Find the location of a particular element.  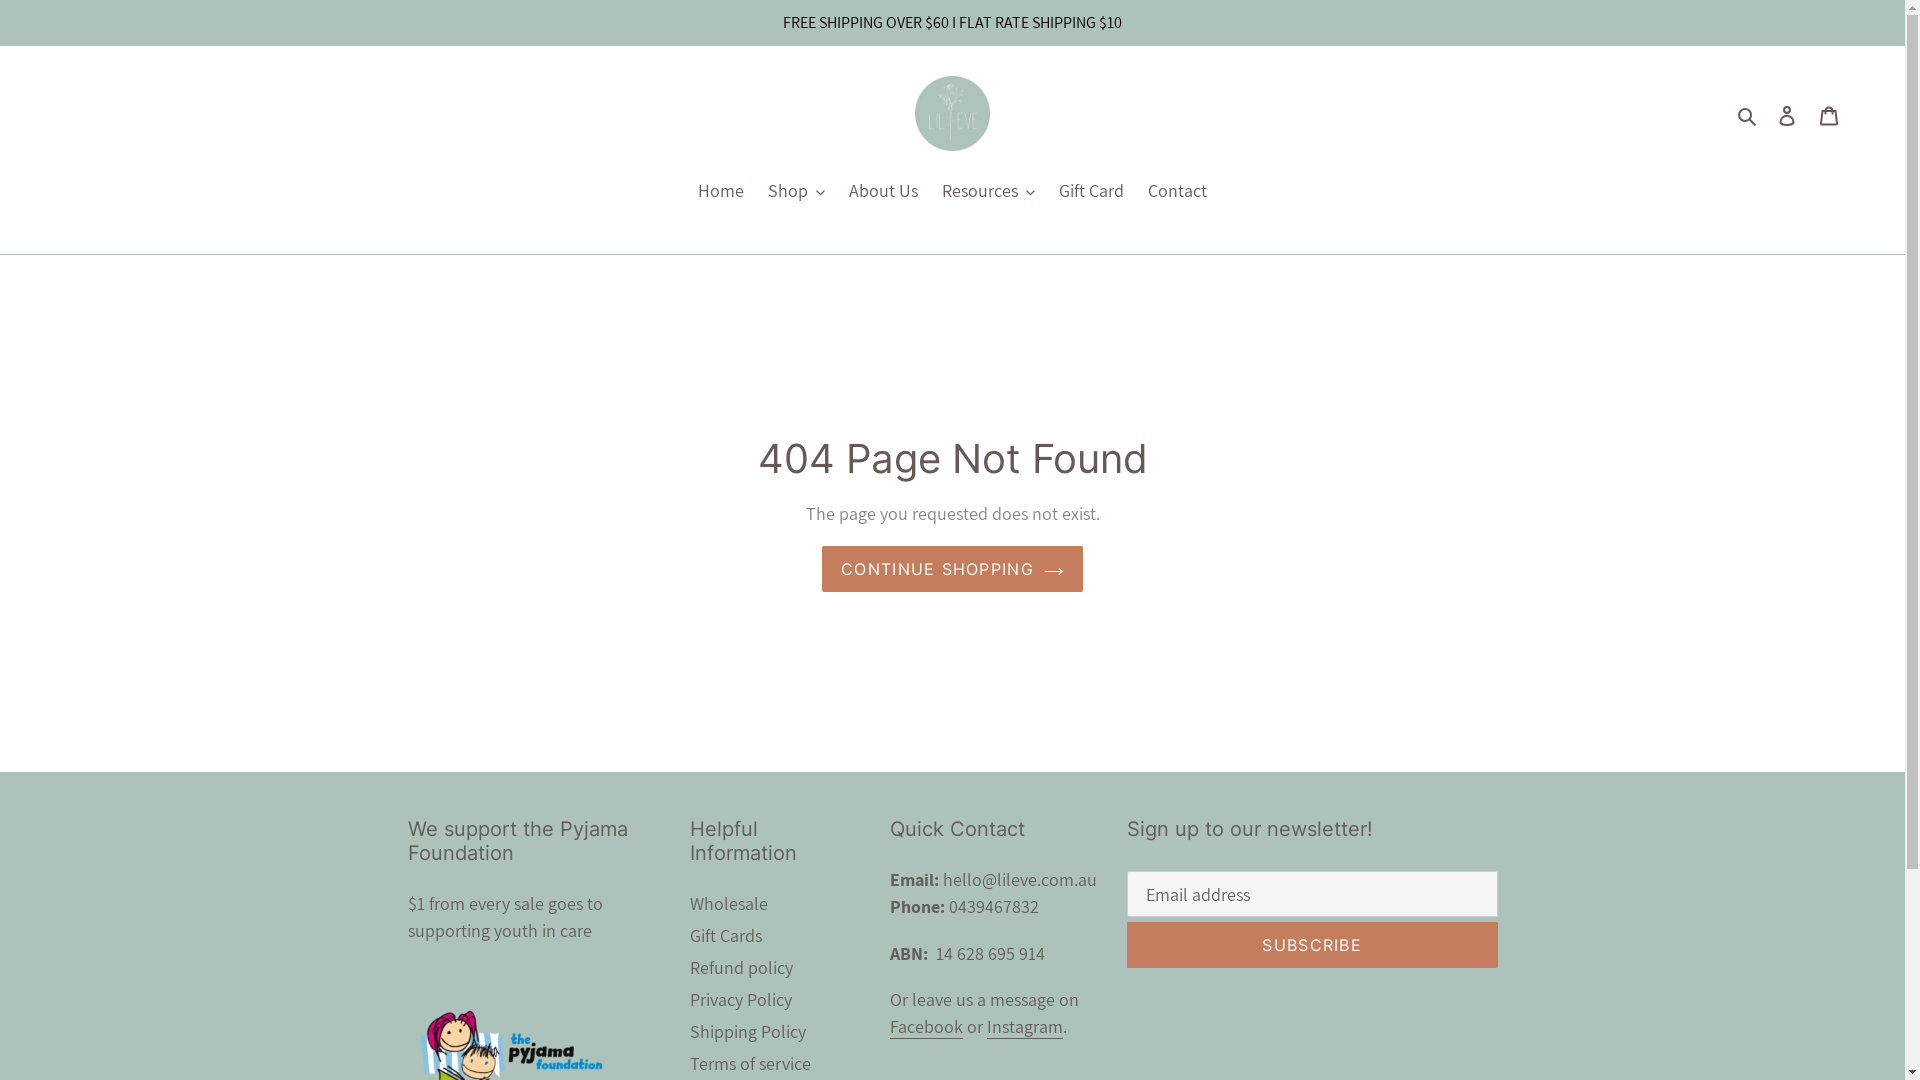

'Home' is located at coordinates (687, 191).